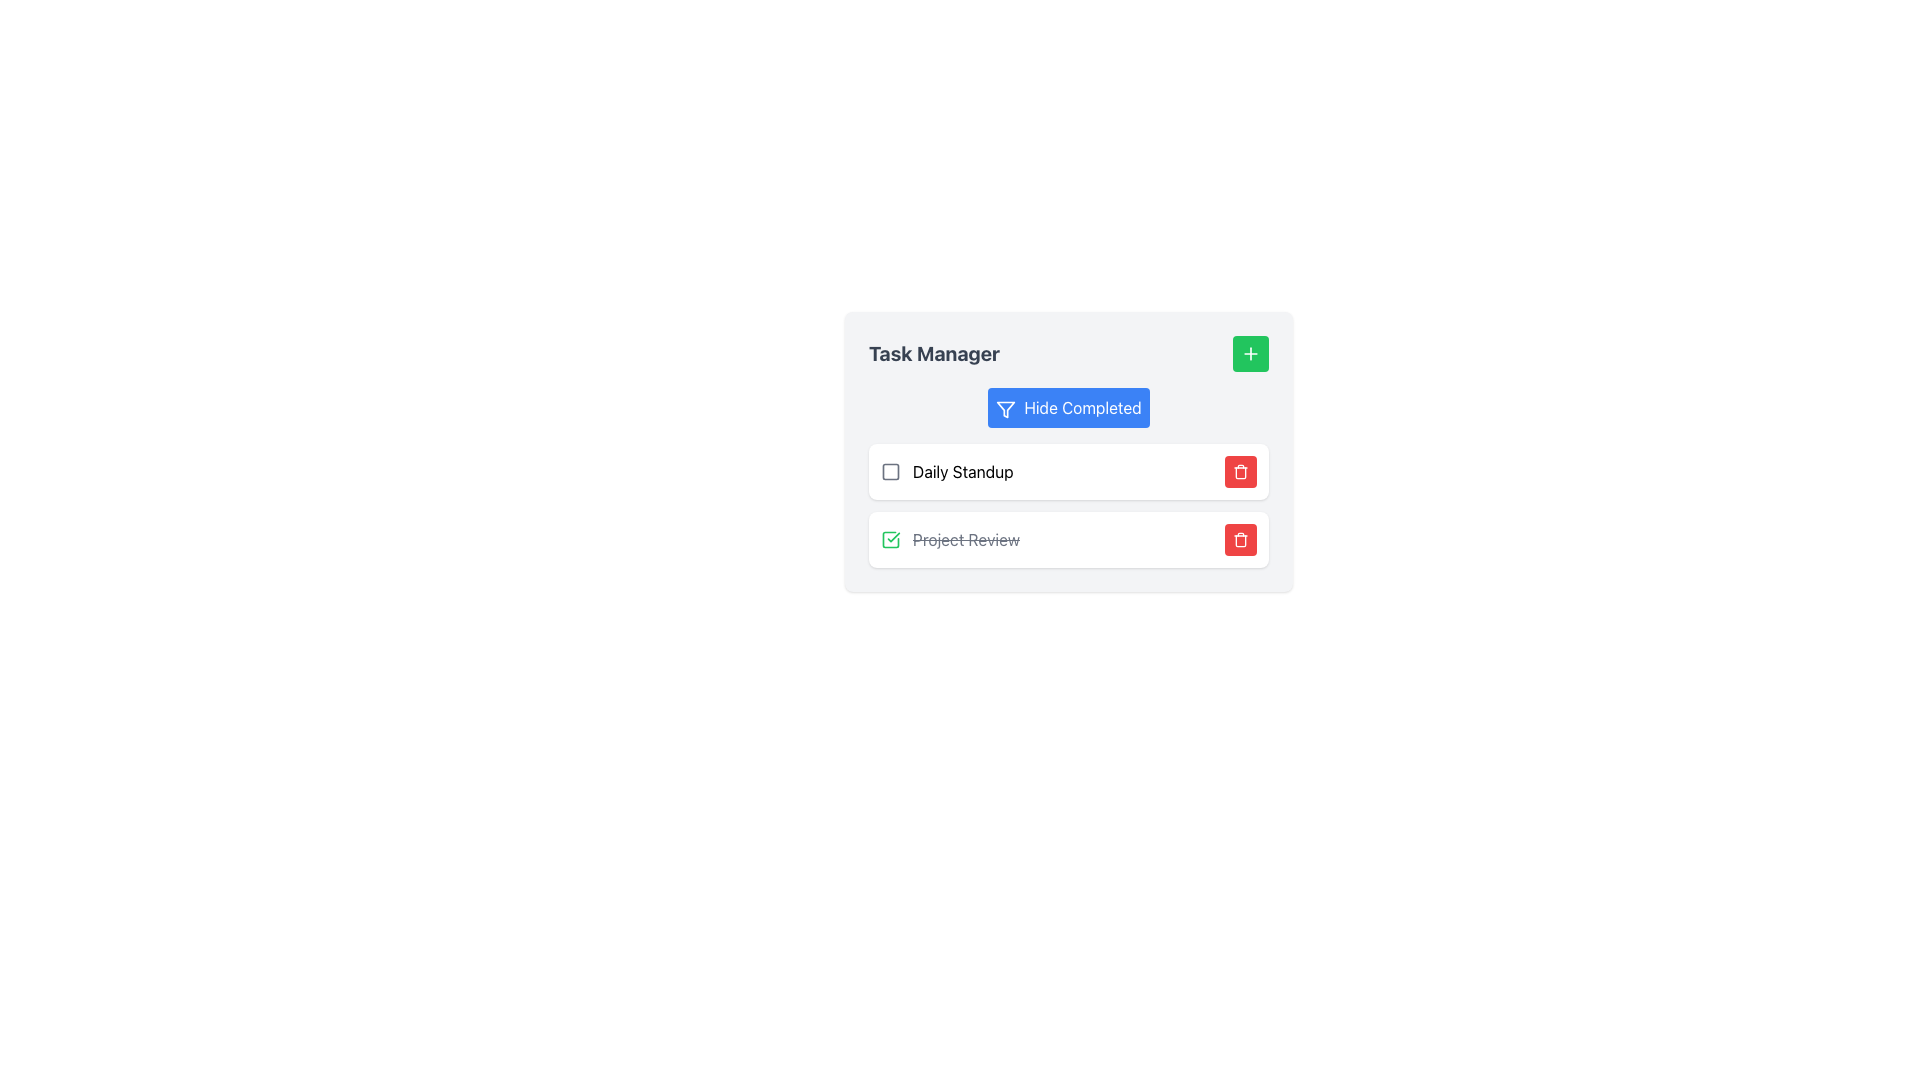  I want to click on the green check mark icon associated with the second task item labeled 'Project Review' in the task list, so click(890, 540).